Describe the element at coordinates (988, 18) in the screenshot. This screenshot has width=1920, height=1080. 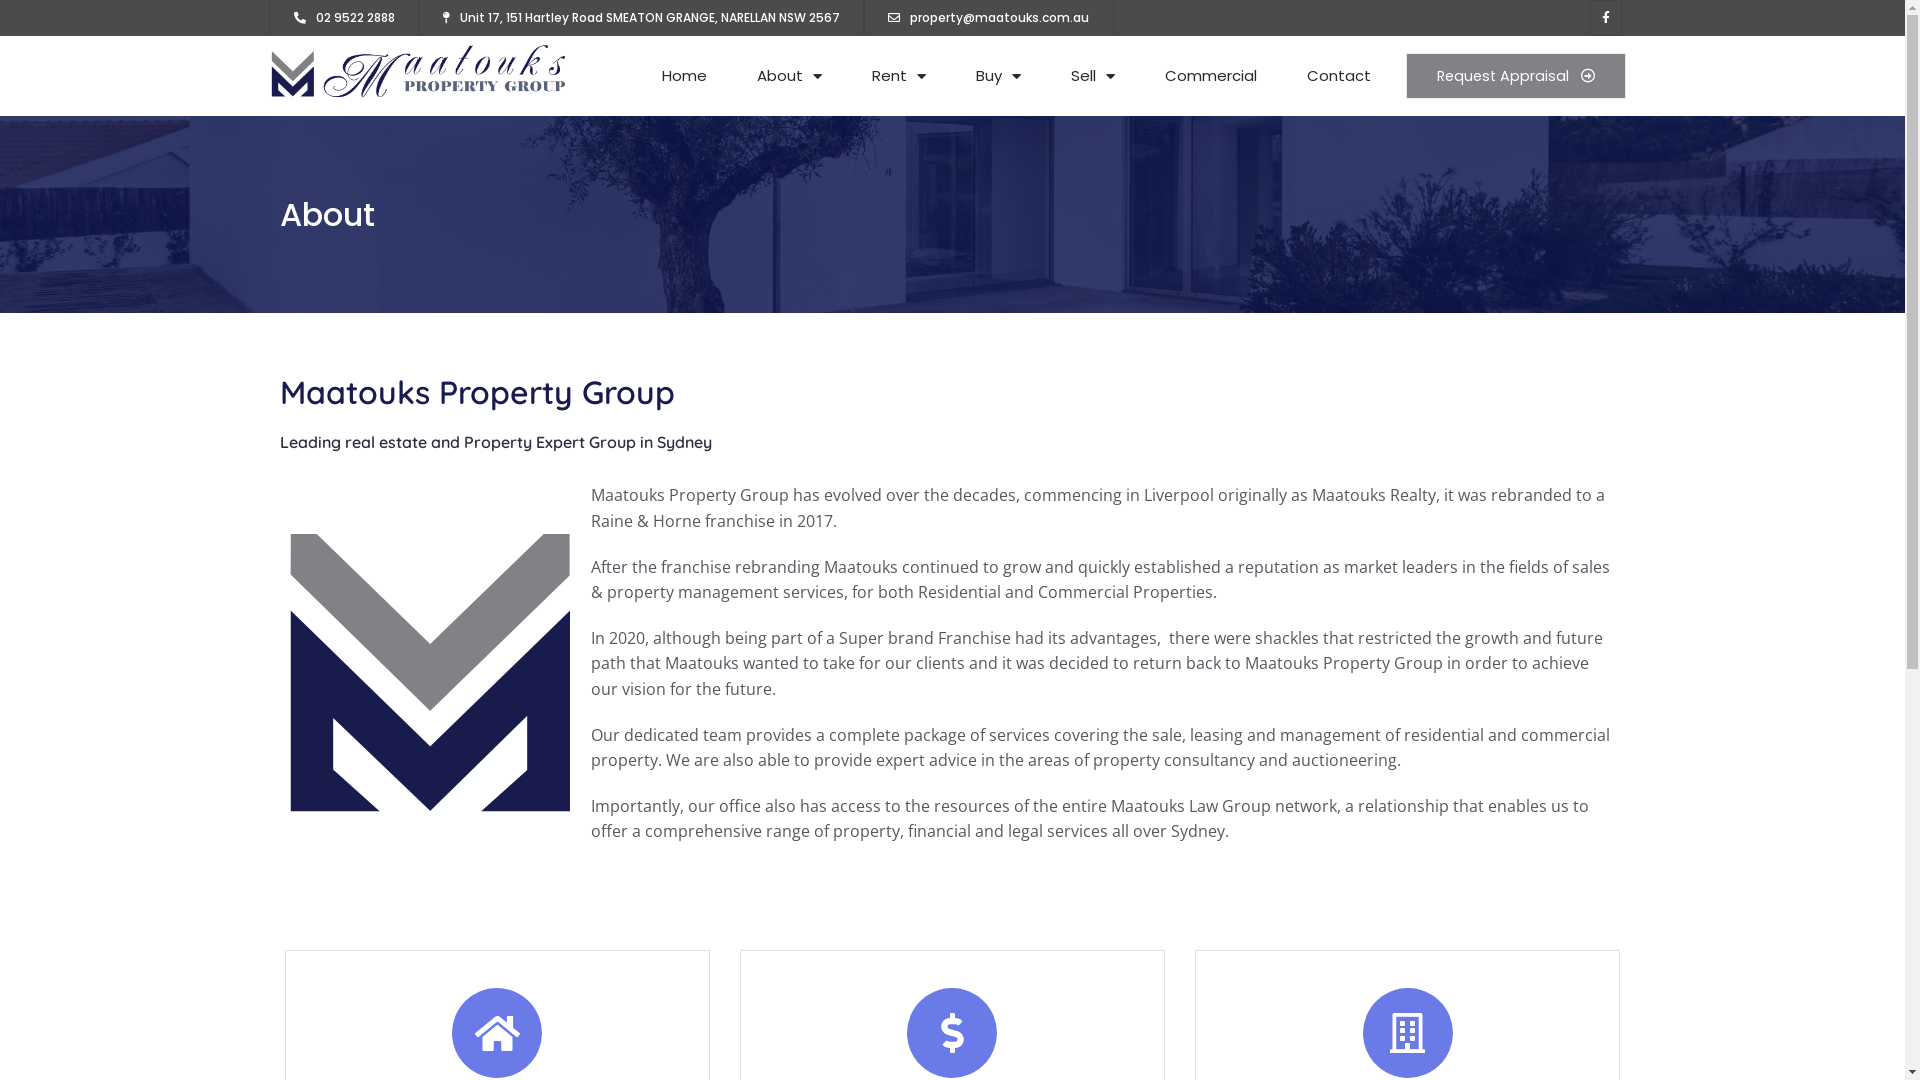
I see `'property@maatouks.com.au'` at that location.